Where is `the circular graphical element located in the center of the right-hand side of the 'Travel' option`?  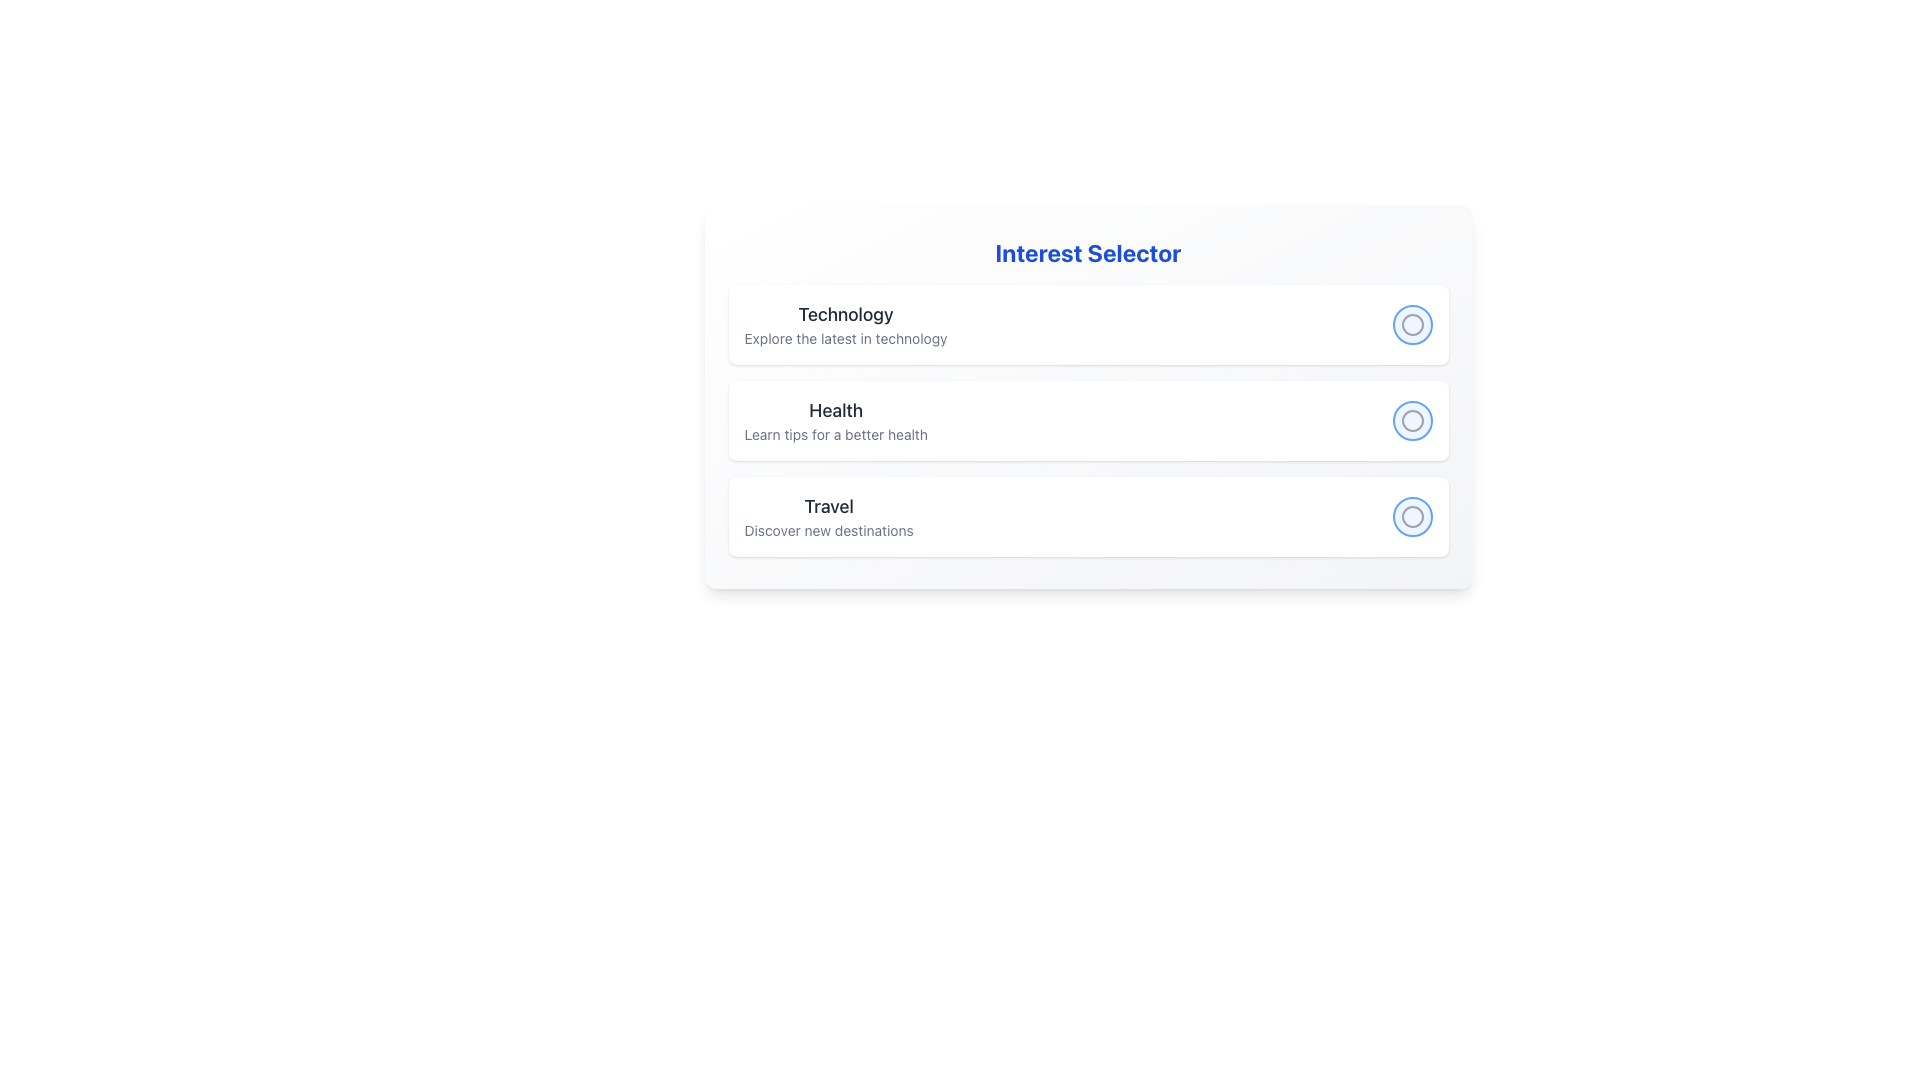
the circular graphical element located in the center of the right-hand side of the 'Travel' option is located at coordinates (1411, 515).